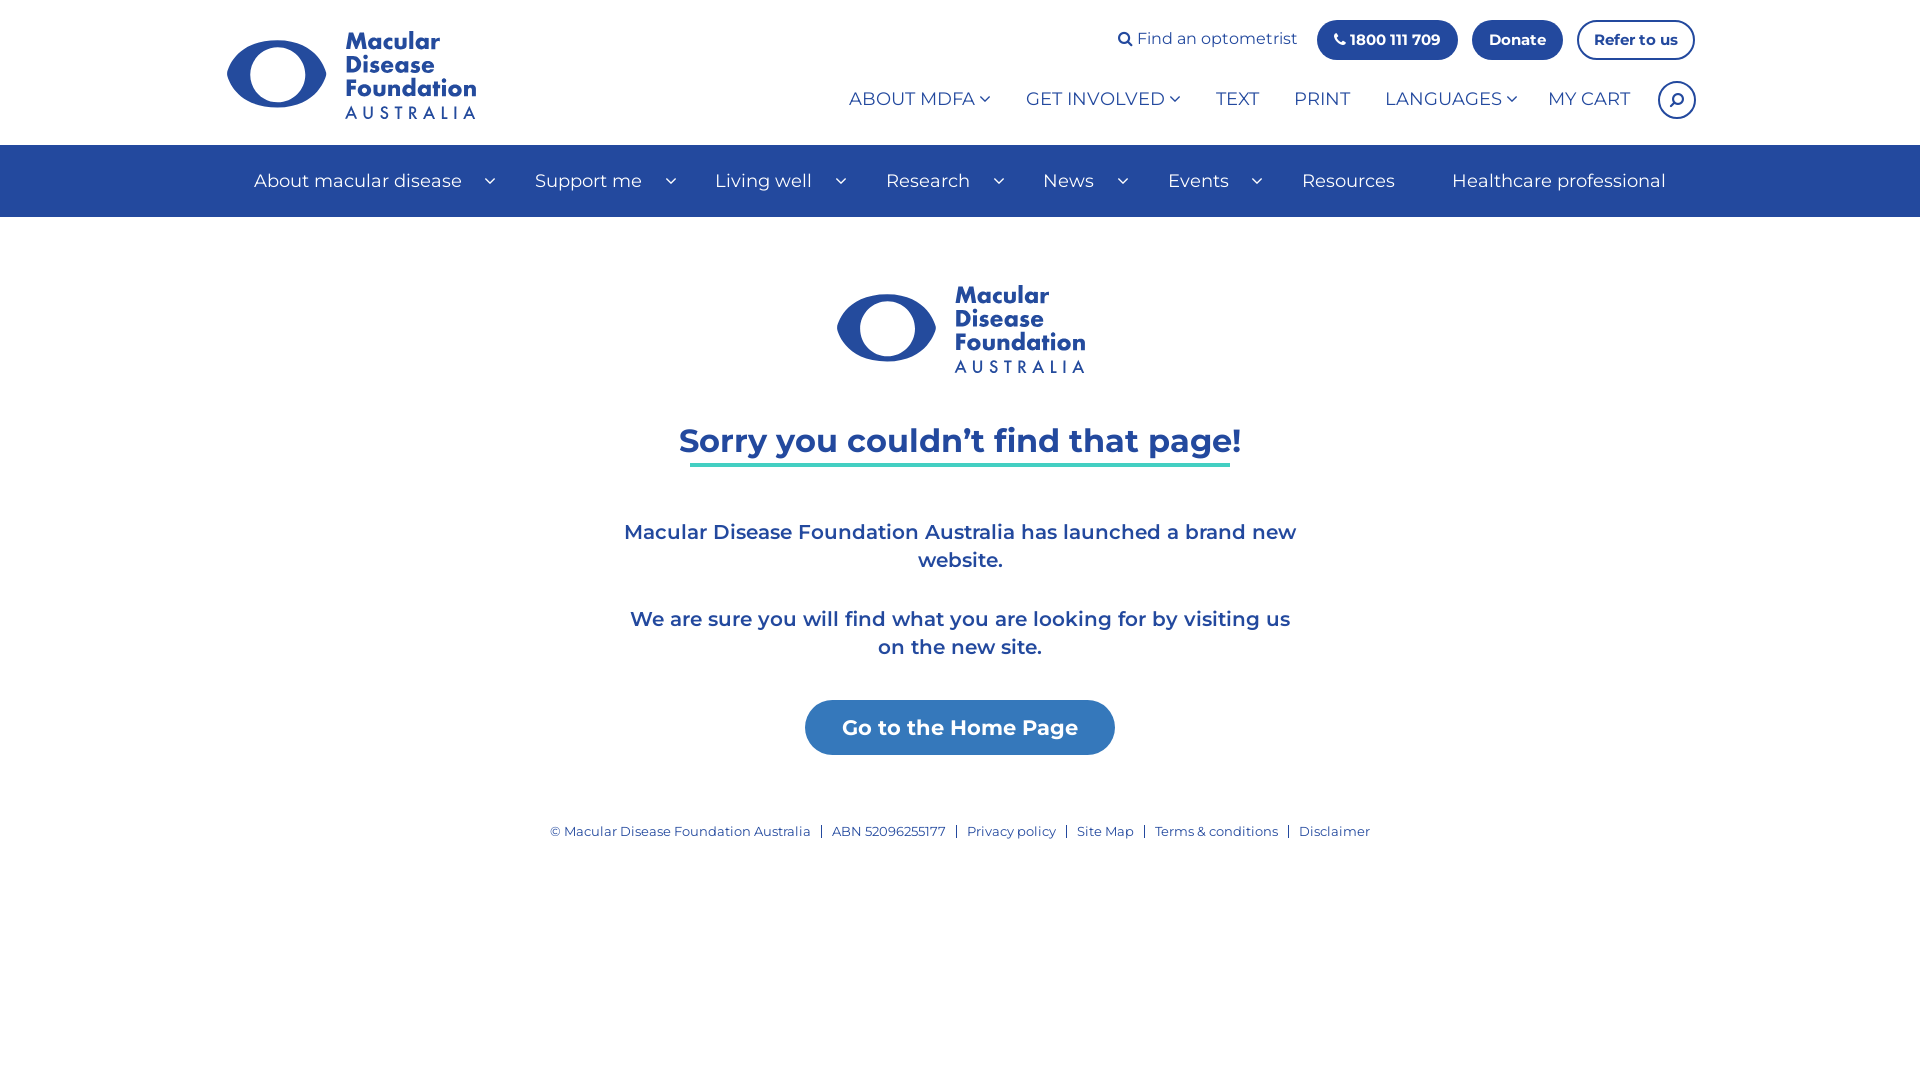 This screenshot has height=1080, width=1920. Describe the element at coordinates (1102, 100) in the screenshot. I see `'GET INVOLVED'` at that location.